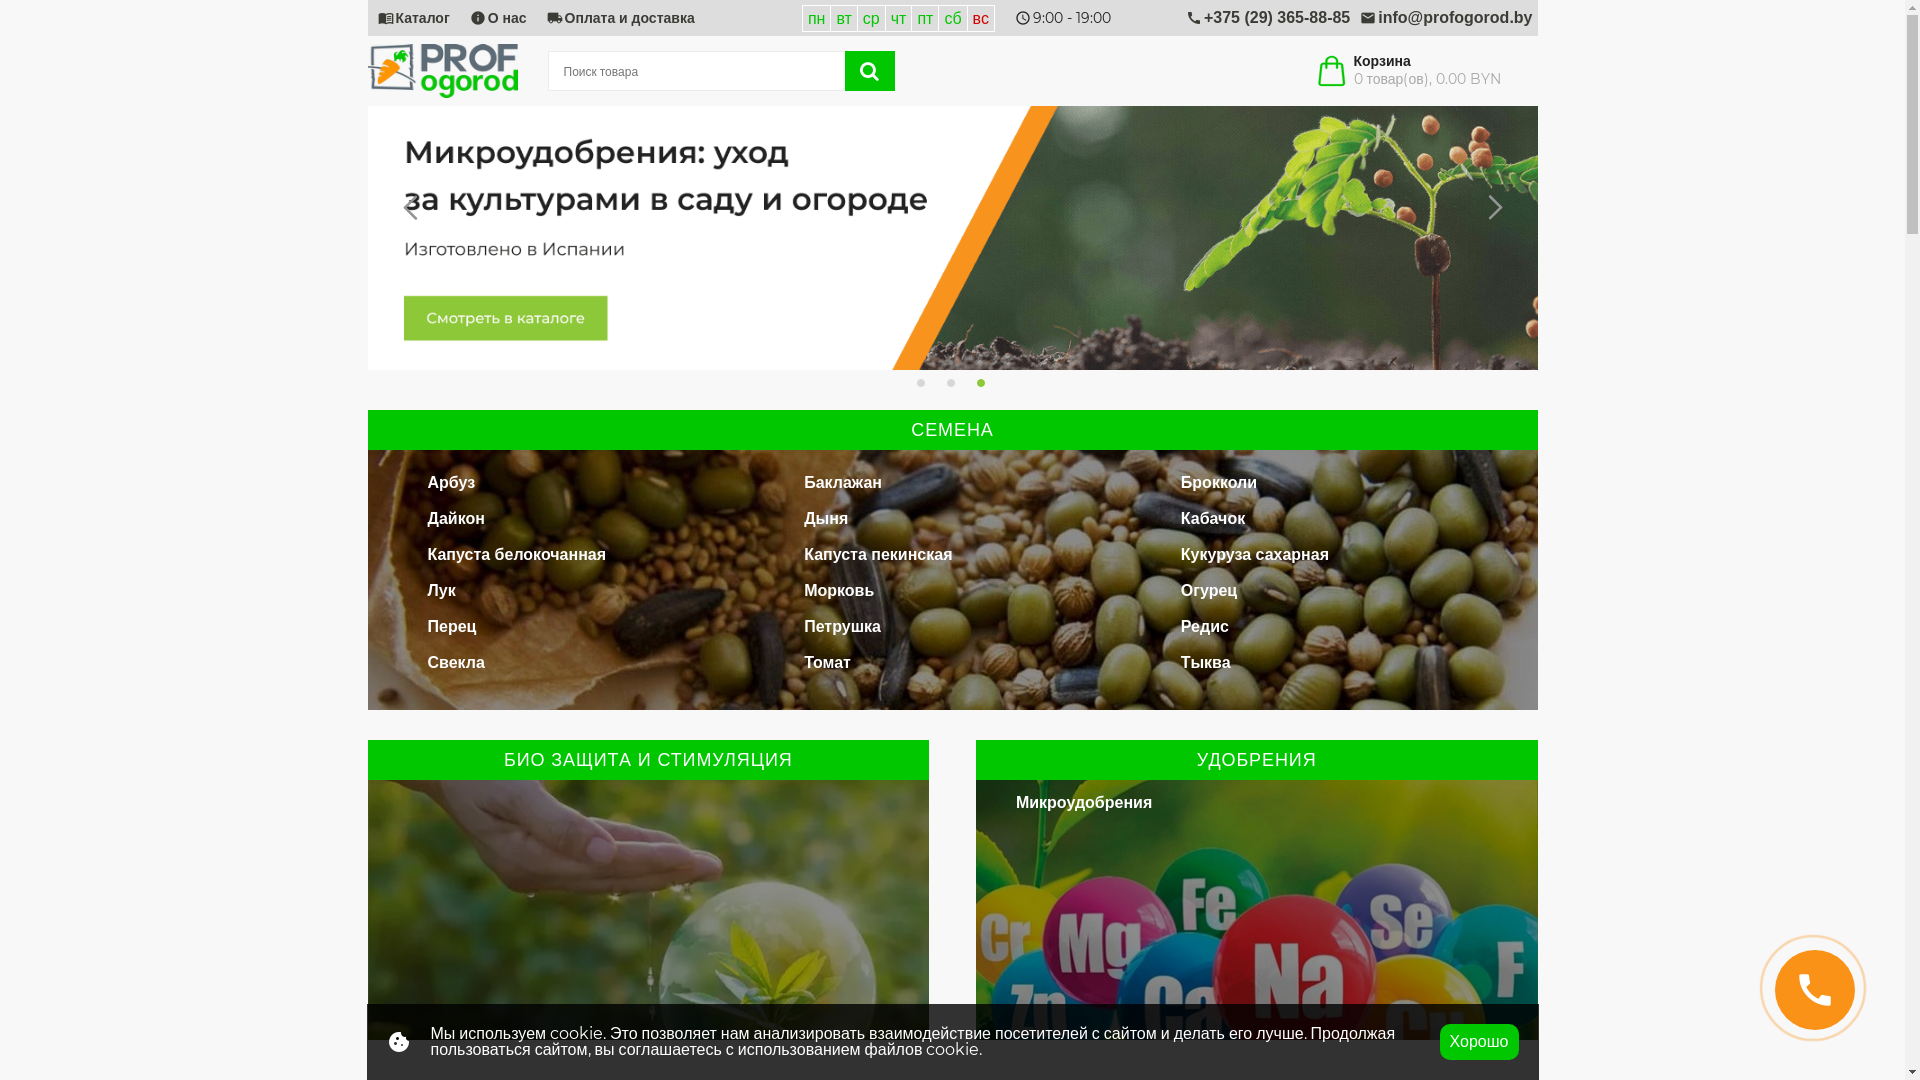 The width and height of the screenshot is (1920, 1080). Describe the element at coordinates (368, 69) in the screenshot. I see `'Profogorod'` at that location.